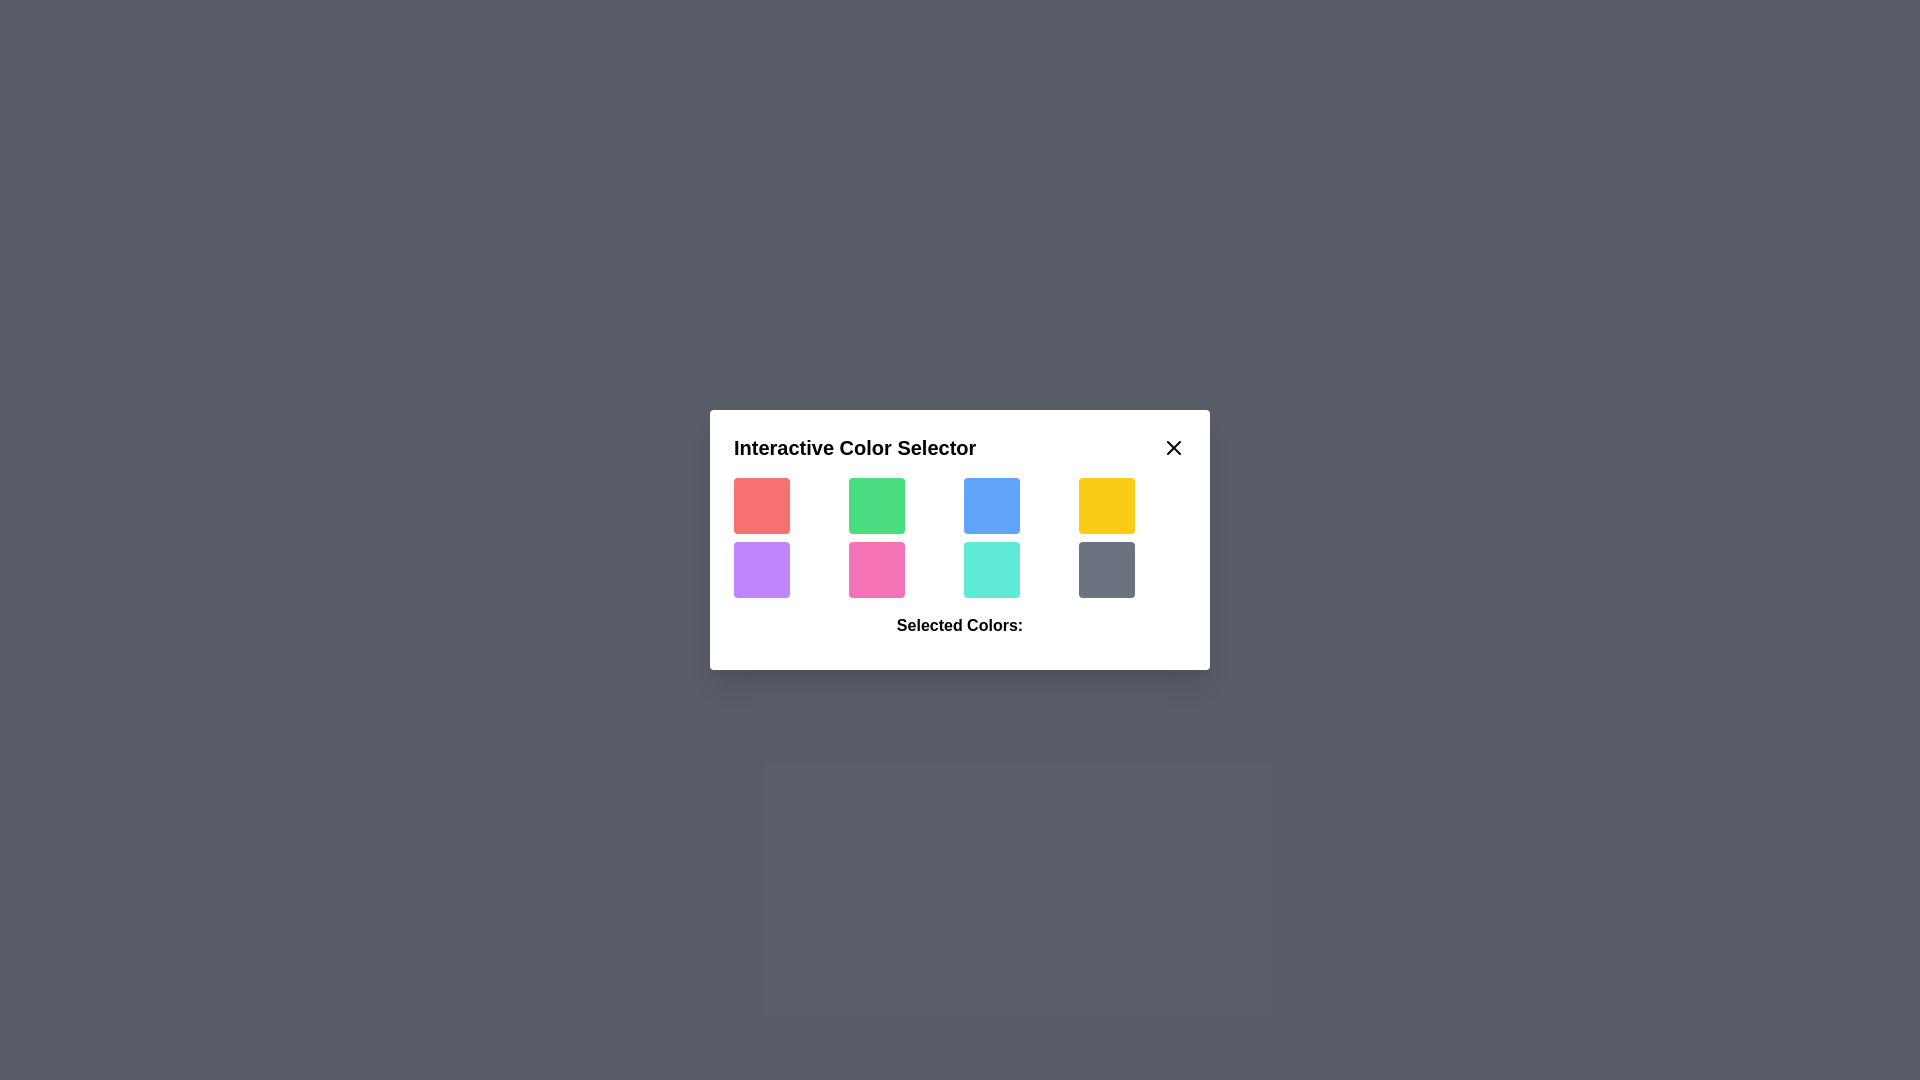  Describe the element at coordinates (1174, 446) in the screenshot. I see `the close (X) button to close the panel` at that location.